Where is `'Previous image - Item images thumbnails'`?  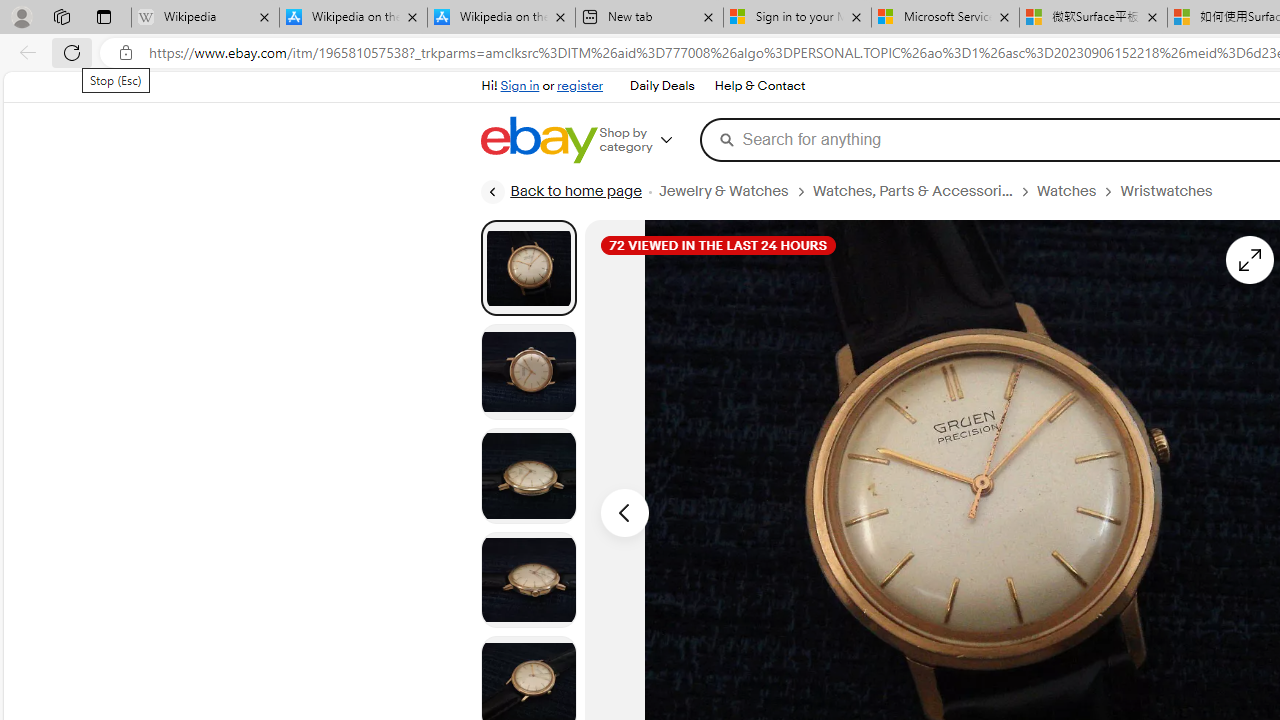 'Previous image - Item images thumbnails' is located at coordinates (623, 511).